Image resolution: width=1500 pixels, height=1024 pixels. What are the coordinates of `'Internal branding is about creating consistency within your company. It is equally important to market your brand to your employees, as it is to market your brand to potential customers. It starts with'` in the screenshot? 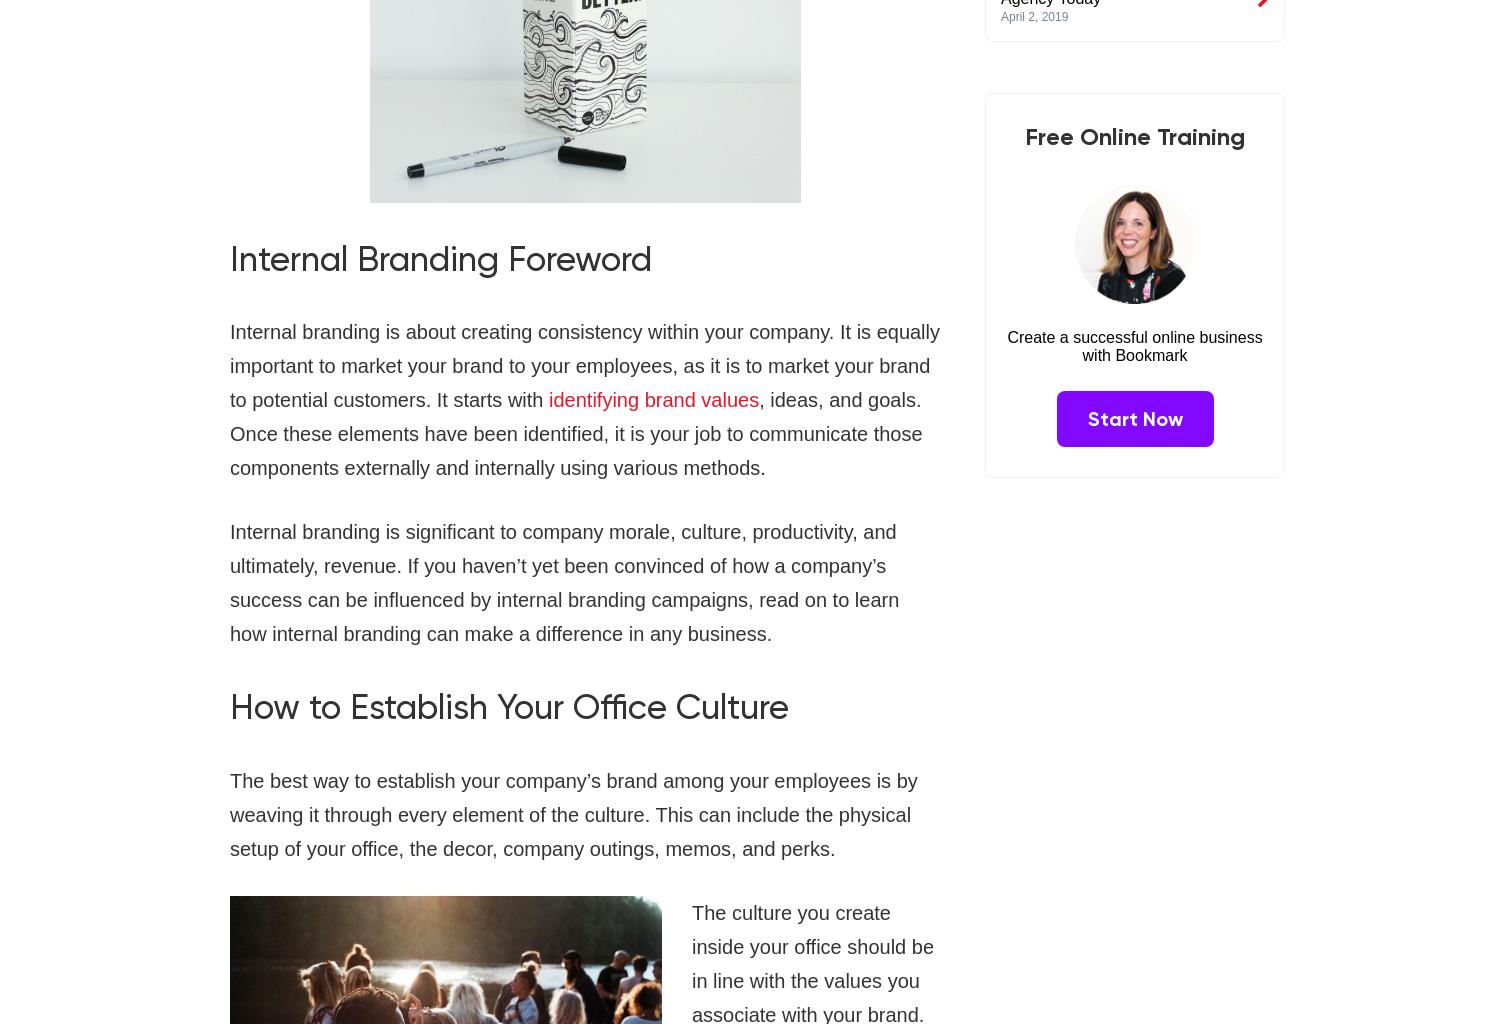 It's located at (584, 365).